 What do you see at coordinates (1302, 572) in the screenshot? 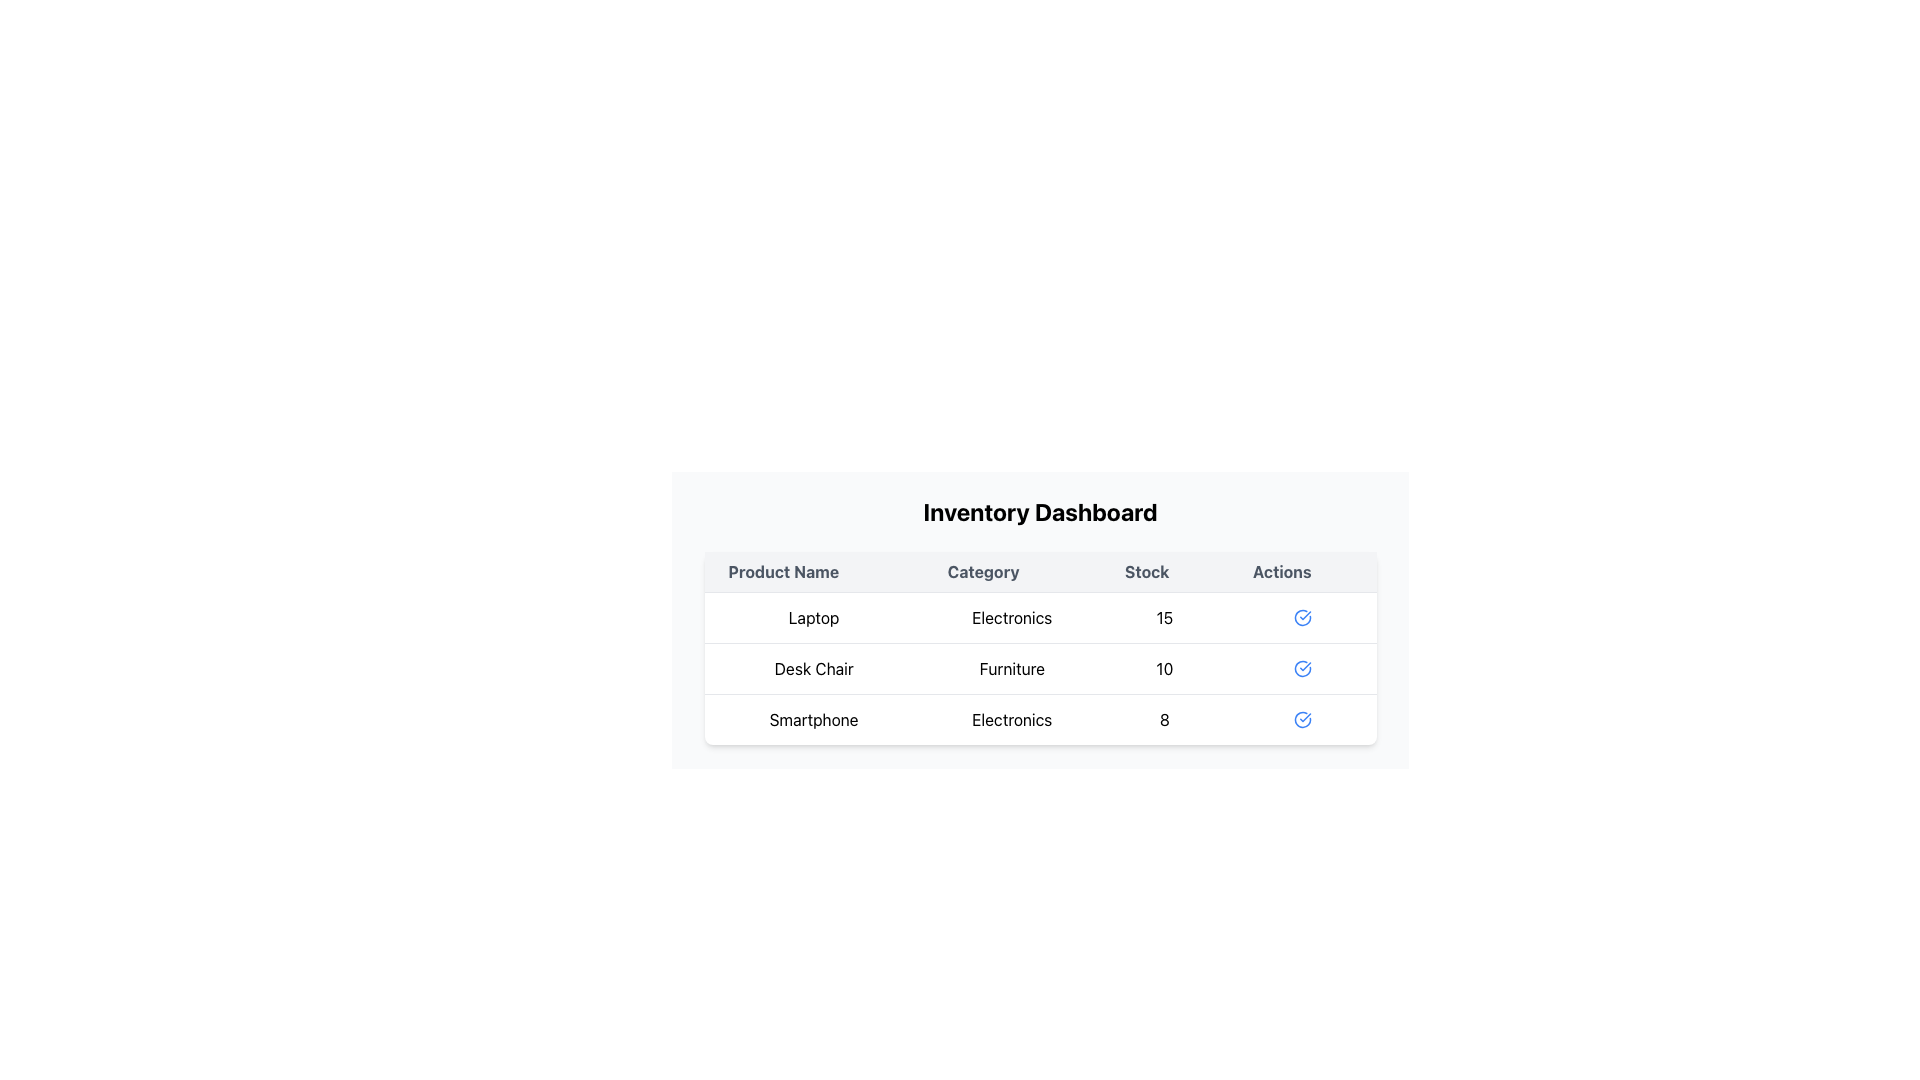
I see `the 'Actions' label in the table header, which is styled with a sans-serif font and has a dark text color on a light background` at bounding box center [1302, 572].